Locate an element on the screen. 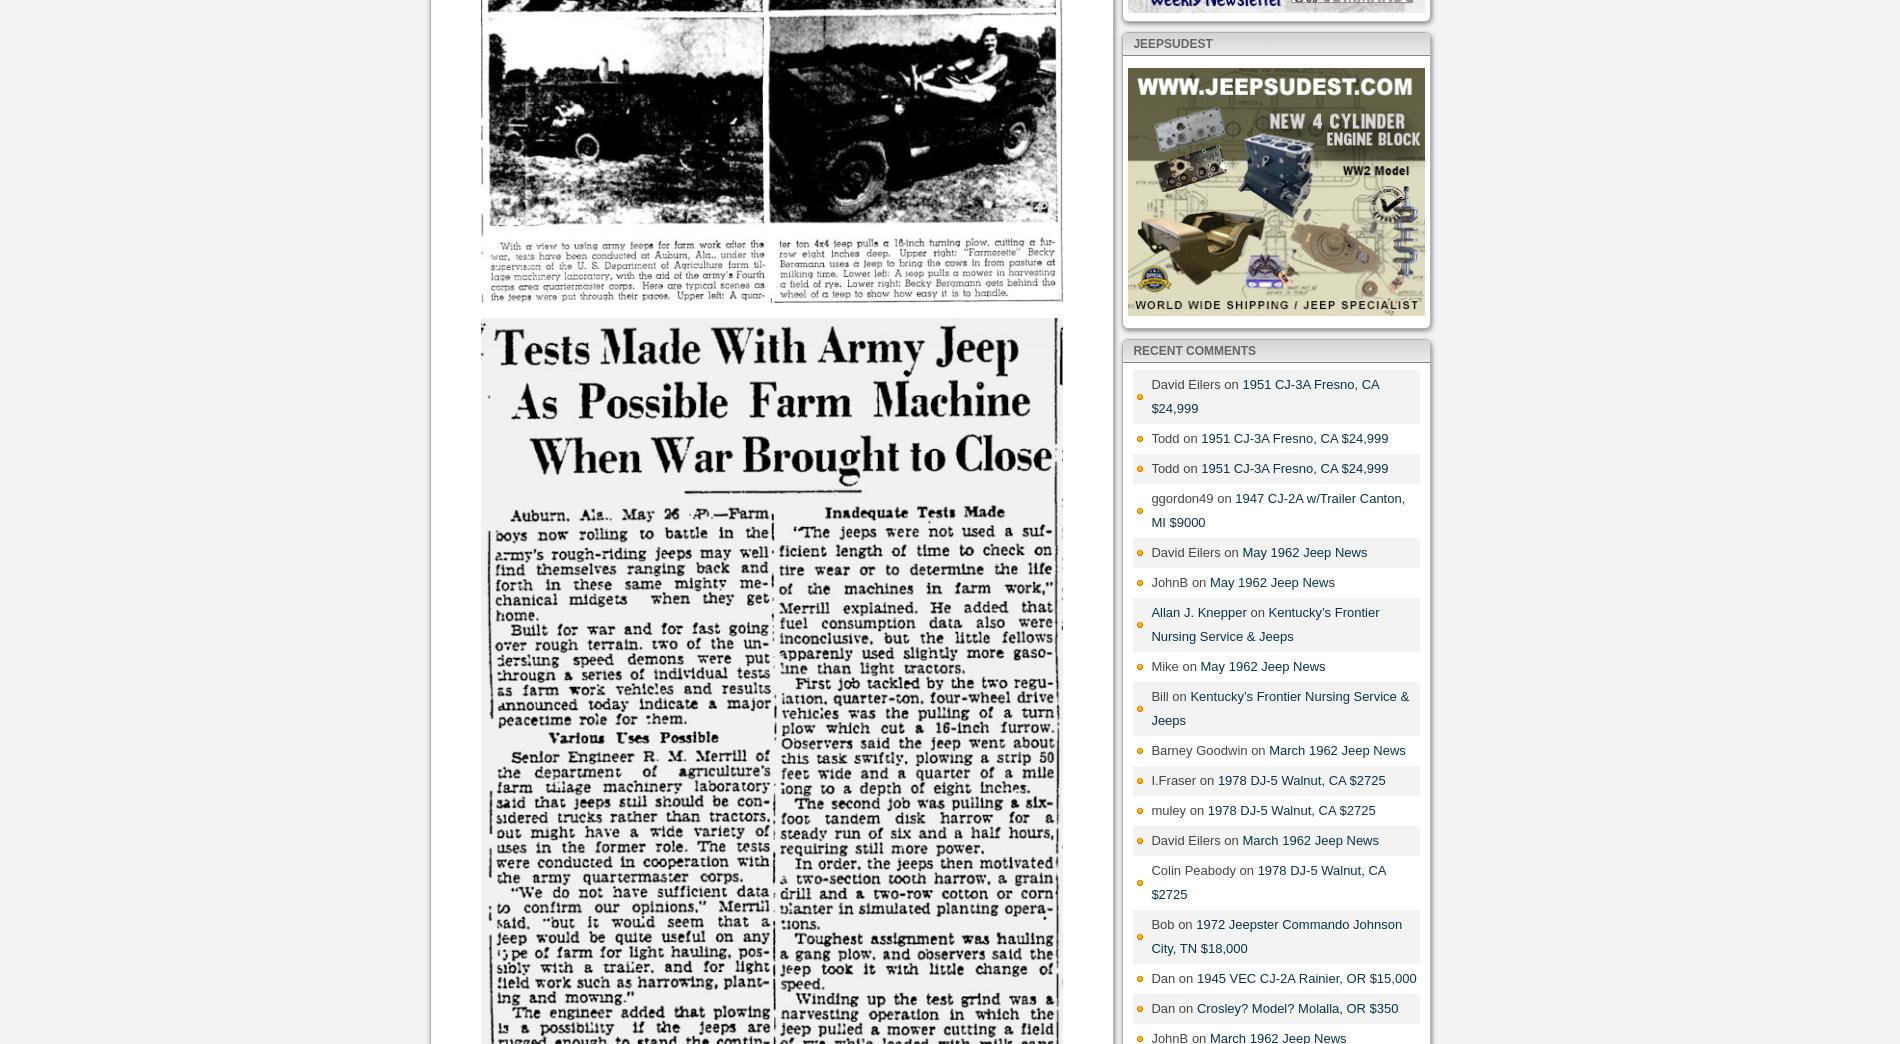 This screenshot has width=1900, height=1044. '1945 VEC CJ-2A Rainier, OR $15,000' is located at coordinates (1305, 976).